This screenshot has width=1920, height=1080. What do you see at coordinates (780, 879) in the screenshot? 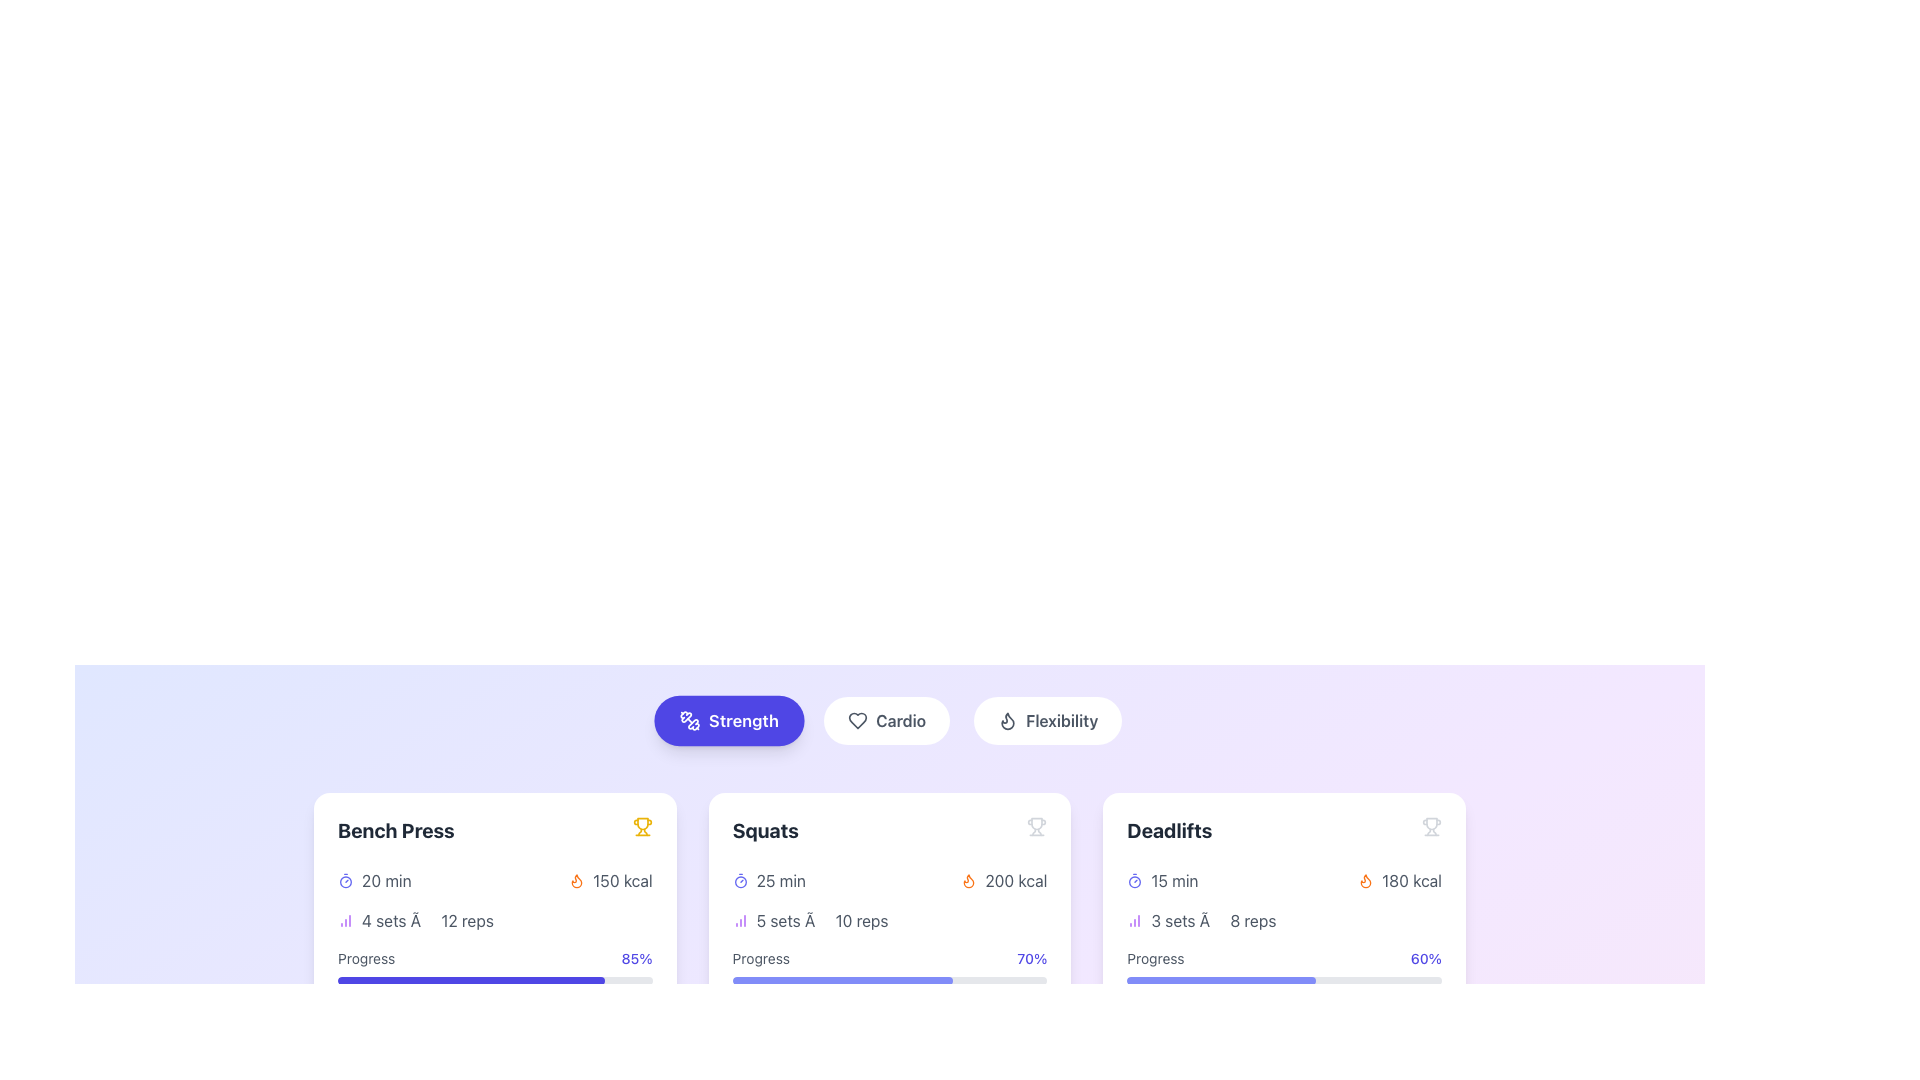
I see `text content of the text label displaying '25 min', which is located within the 'Squats' card in the middle column, to the right of a small timer icon` at bounding box center [780, 879].